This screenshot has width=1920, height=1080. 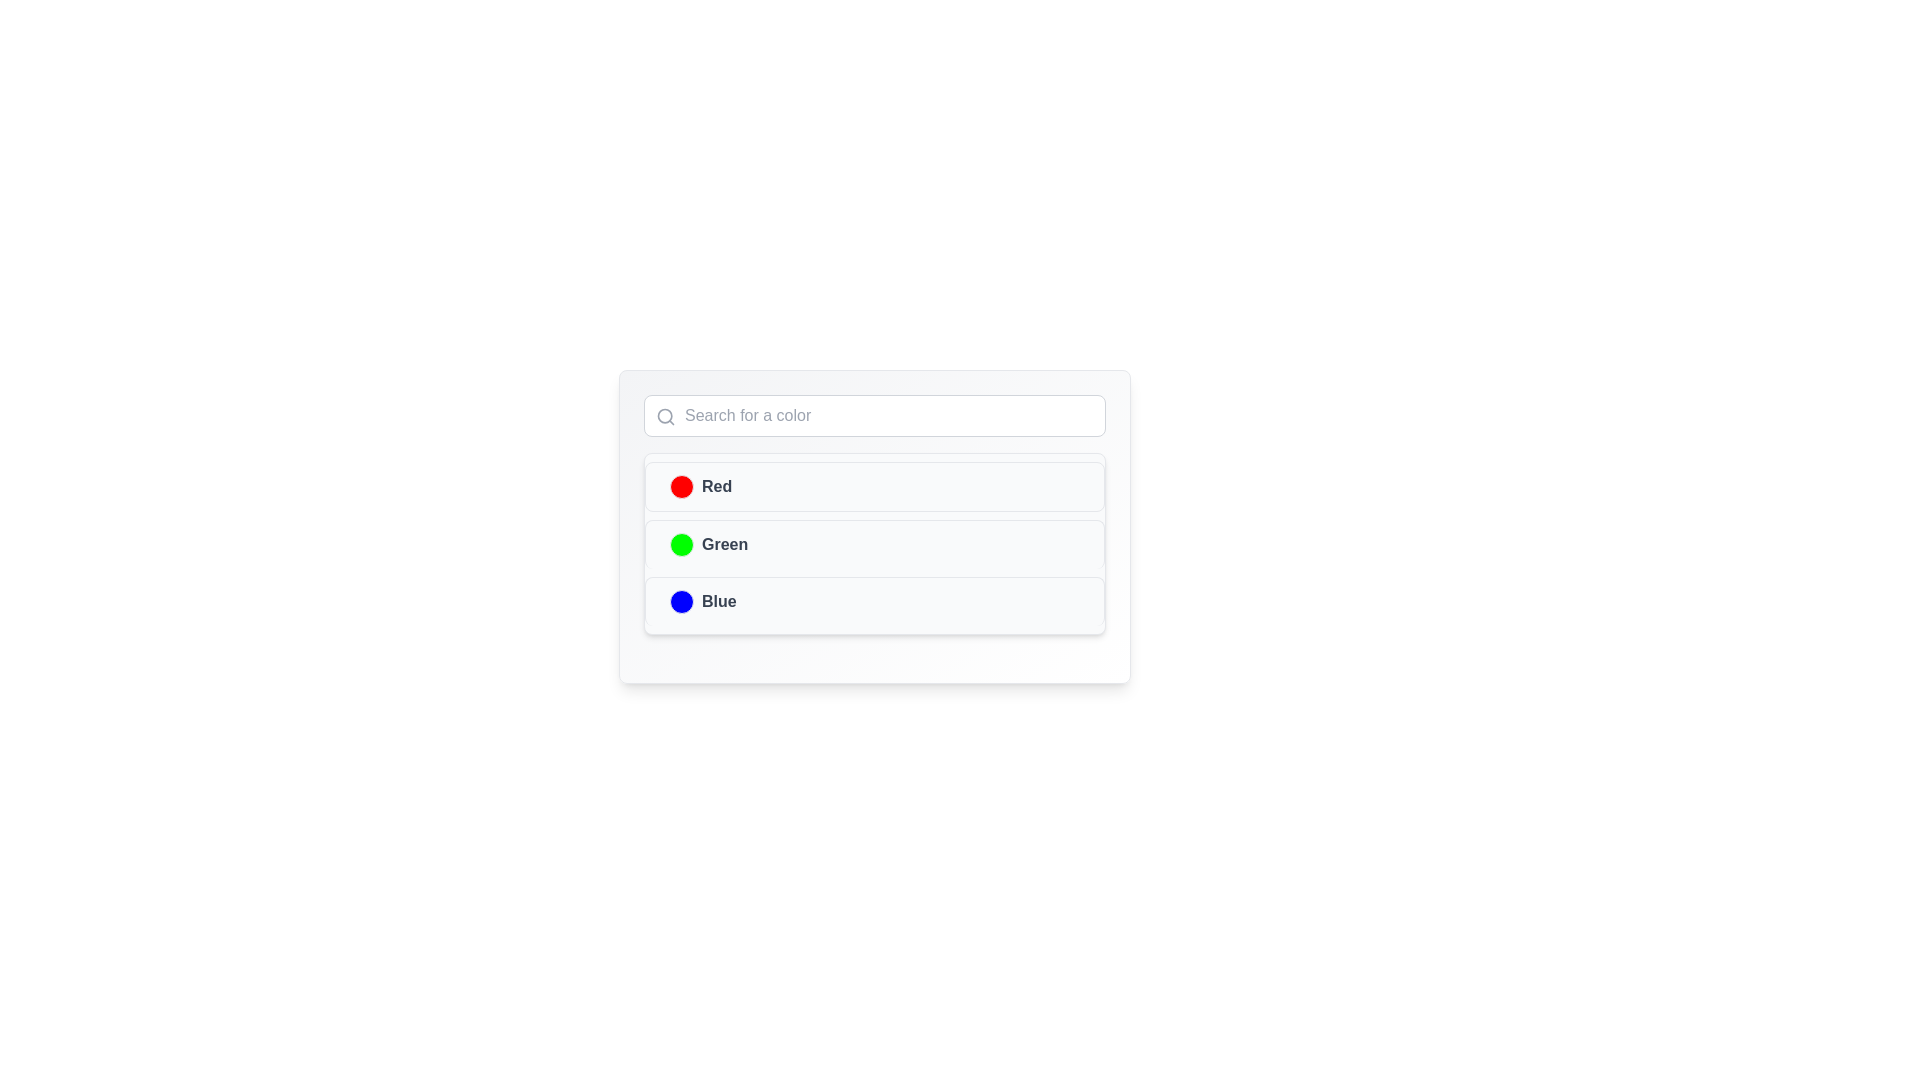 I want to click on the text label displaying 'Red', which is positioned to the right of a circular red icon in a selection list, so click(x=717, y=486).